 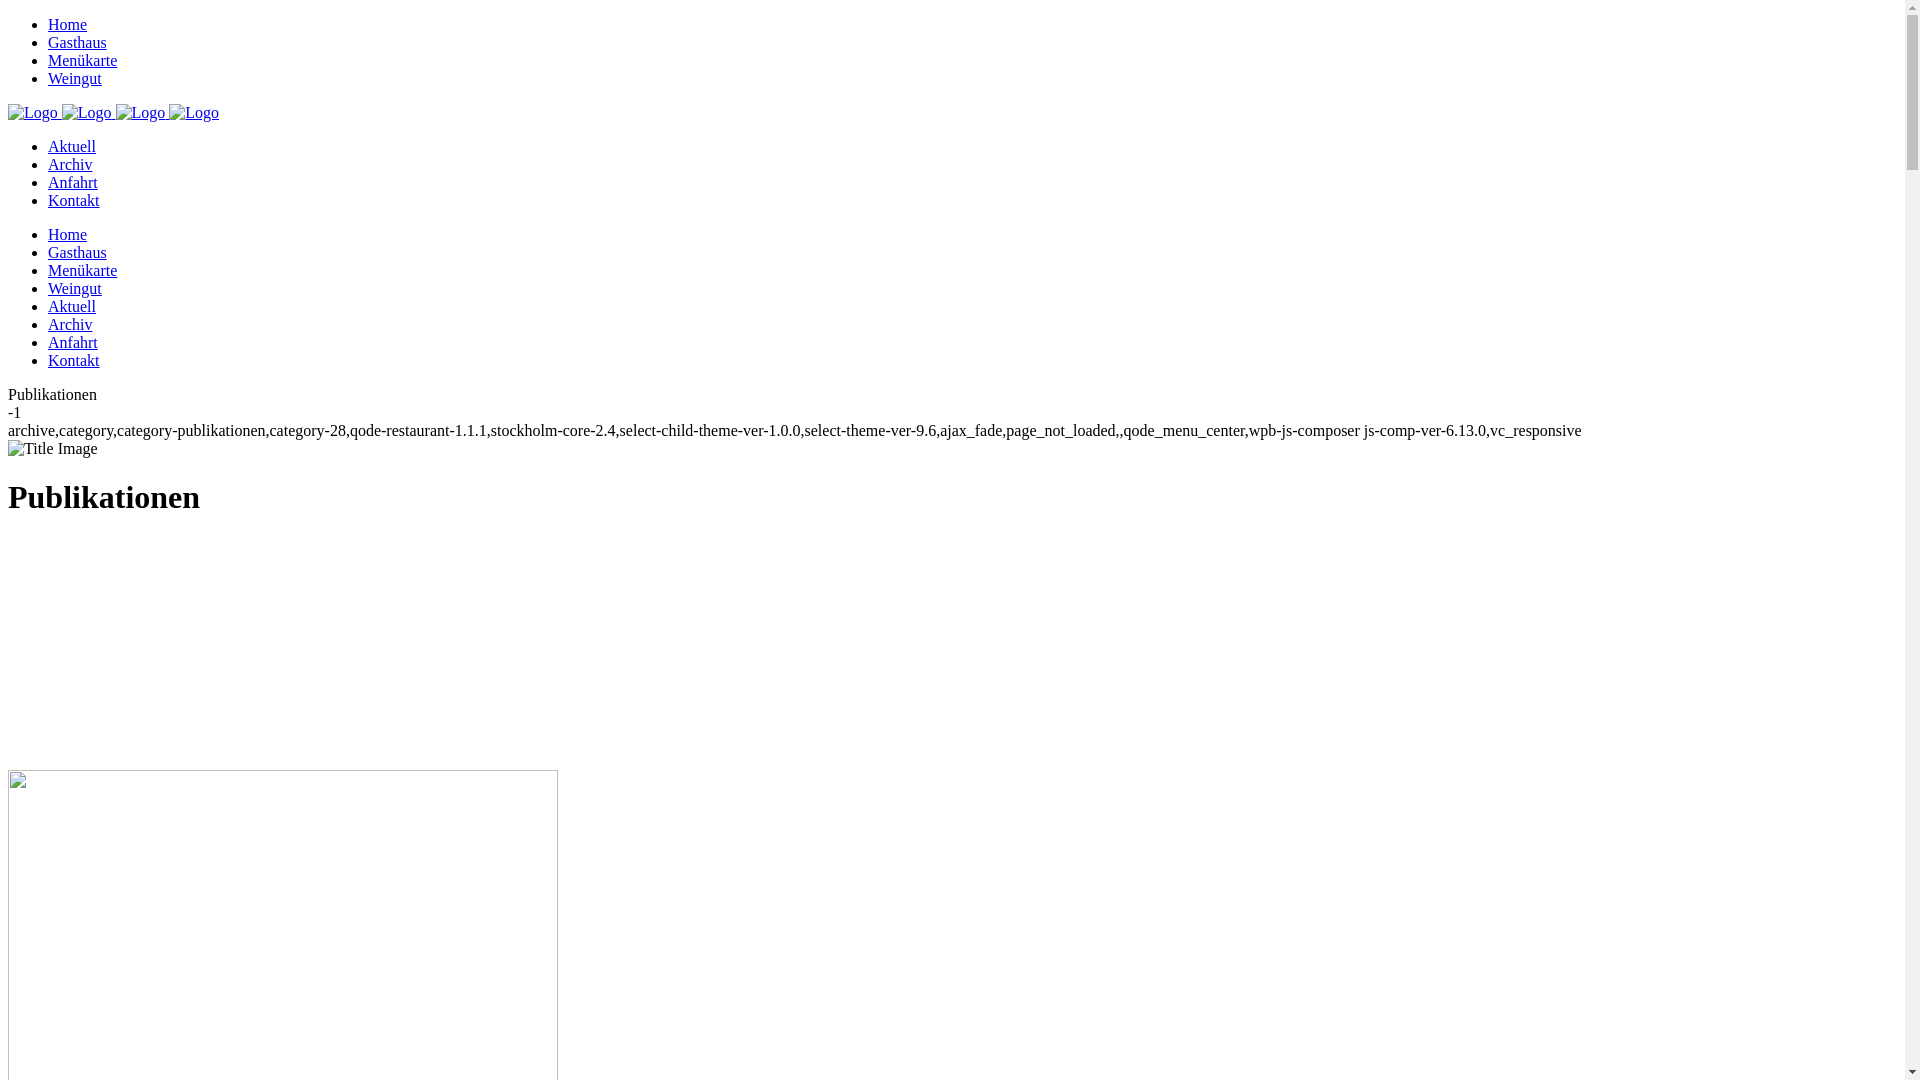 I want to click on 'Home', so click(x=67, y=24).